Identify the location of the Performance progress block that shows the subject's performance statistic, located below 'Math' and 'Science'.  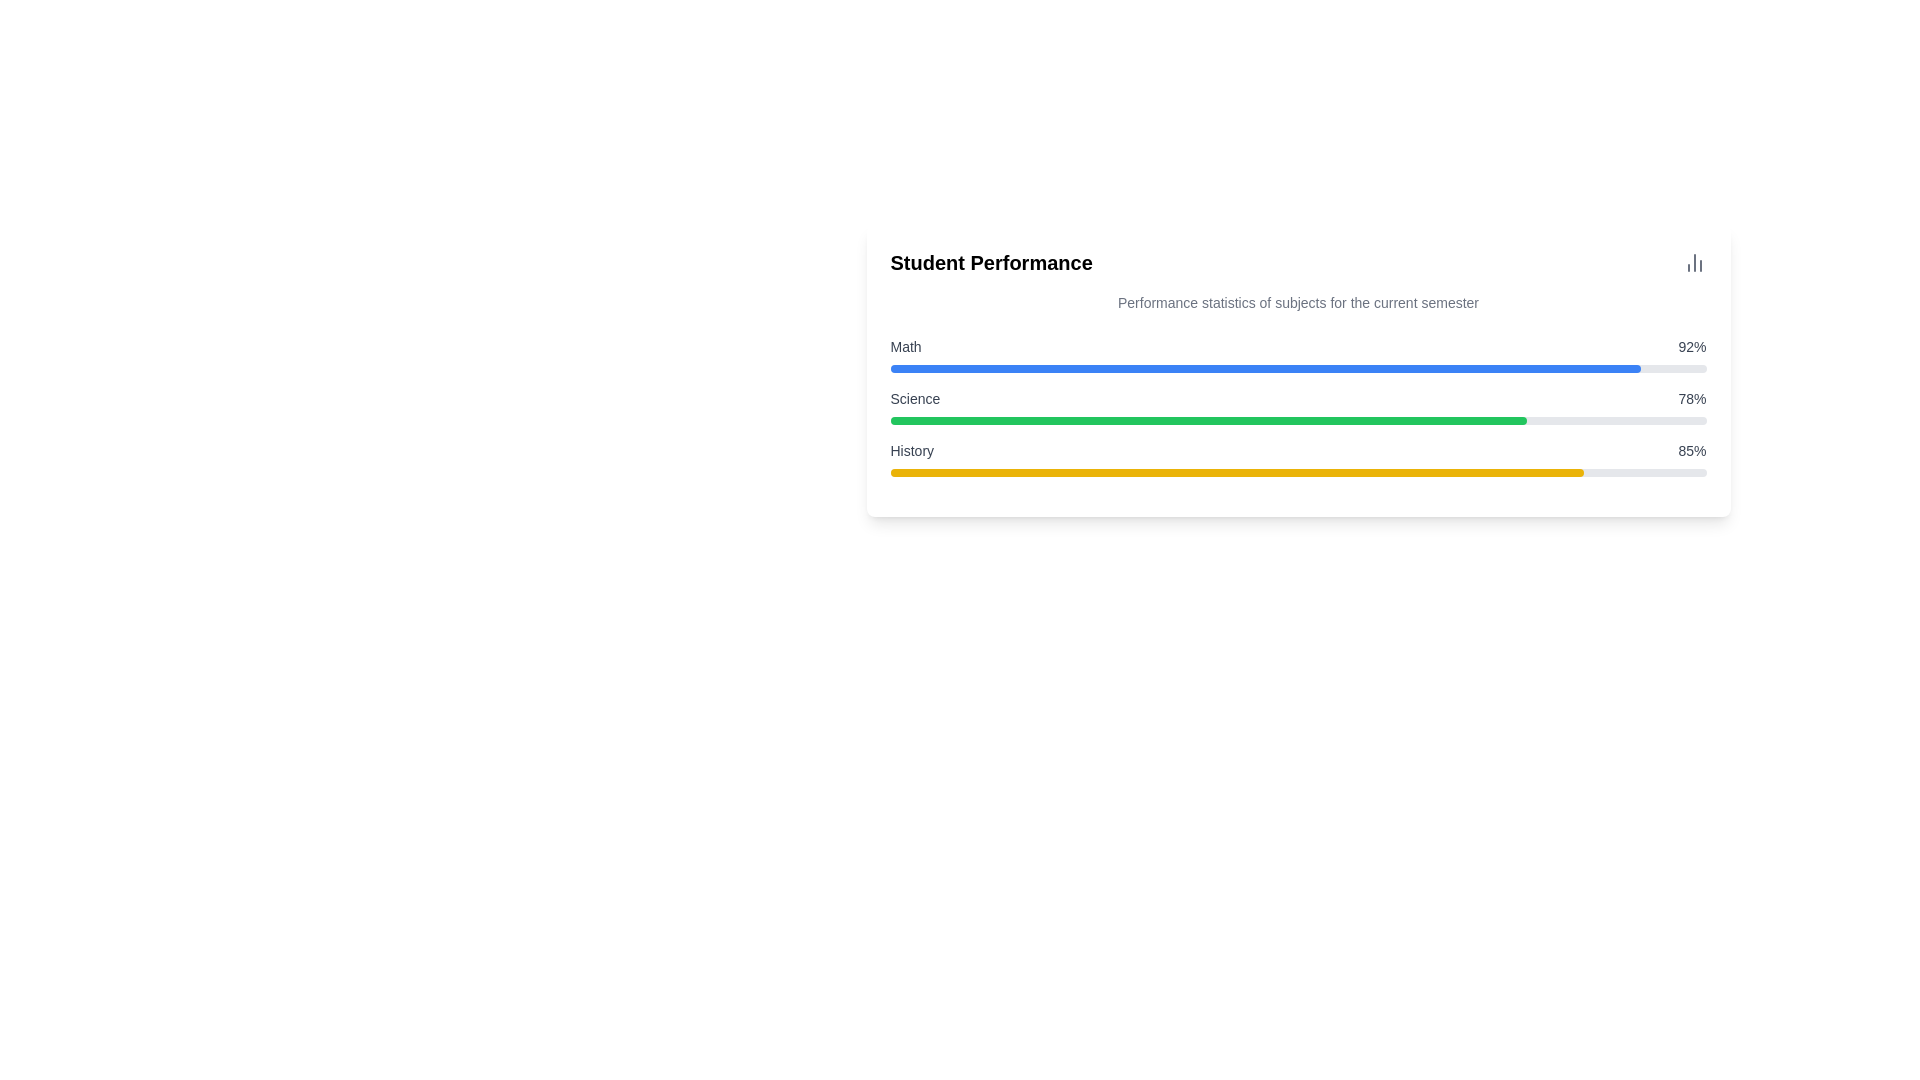
(1298, 459).